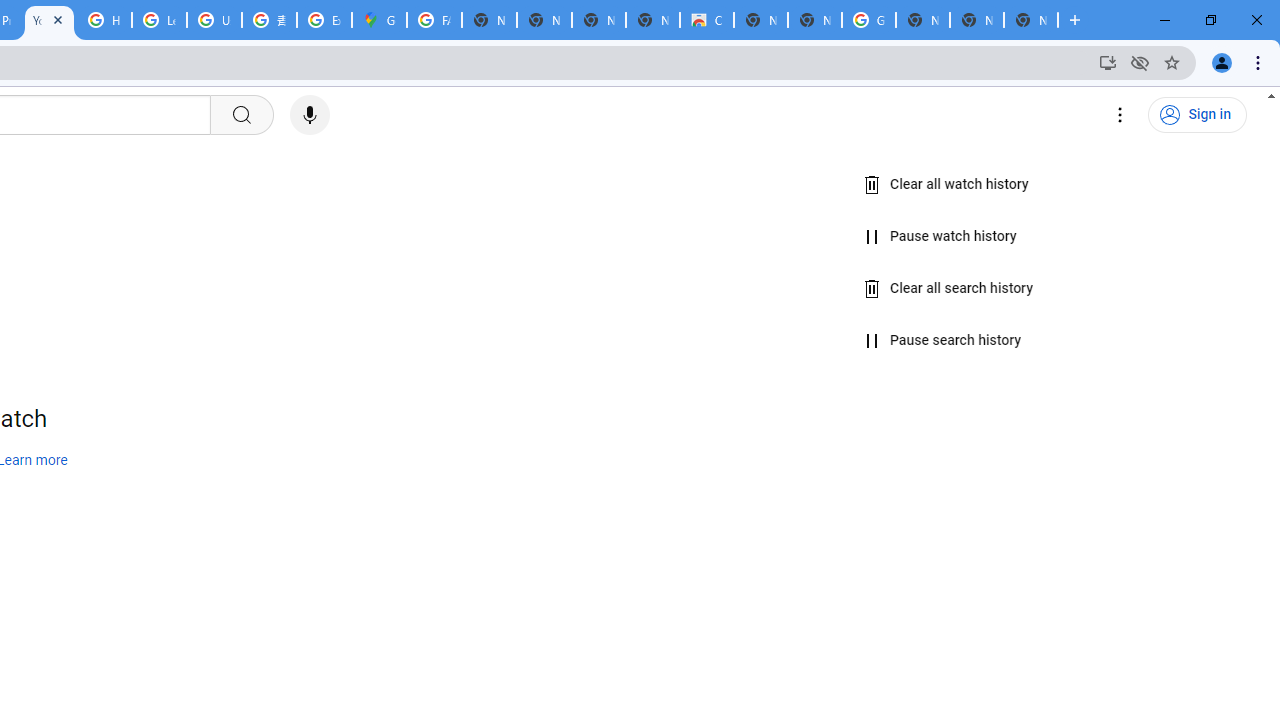 This screenshot has width=1280, height=720. Describe the element at coordinates (942, 340) in the screenshot. I see `'Pause search history'` at that location.